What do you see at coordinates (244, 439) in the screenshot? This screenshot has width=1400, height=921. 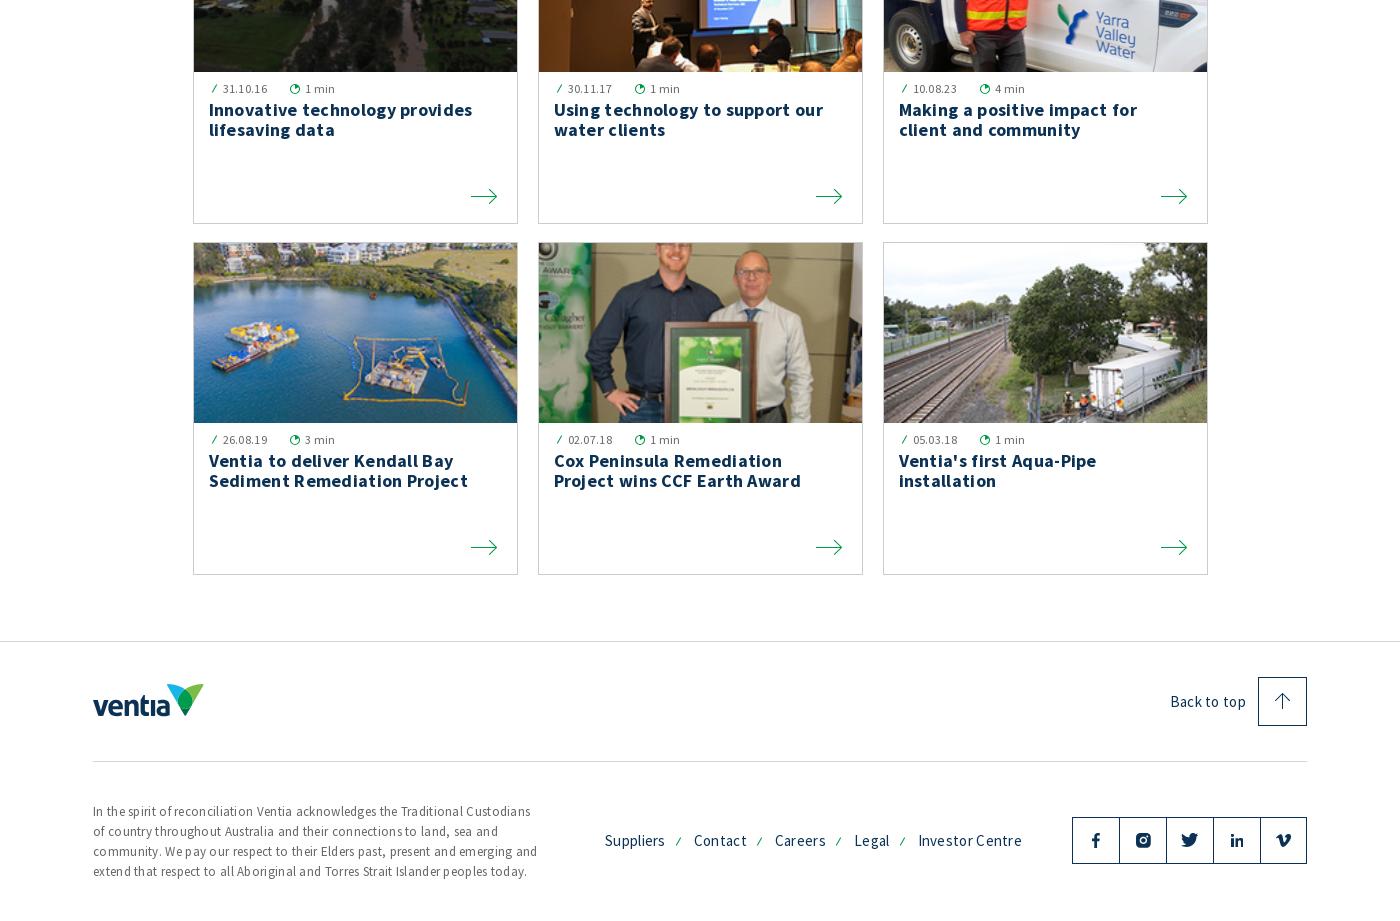 I see `'26.08.19'` at bounding box center [244, 439].